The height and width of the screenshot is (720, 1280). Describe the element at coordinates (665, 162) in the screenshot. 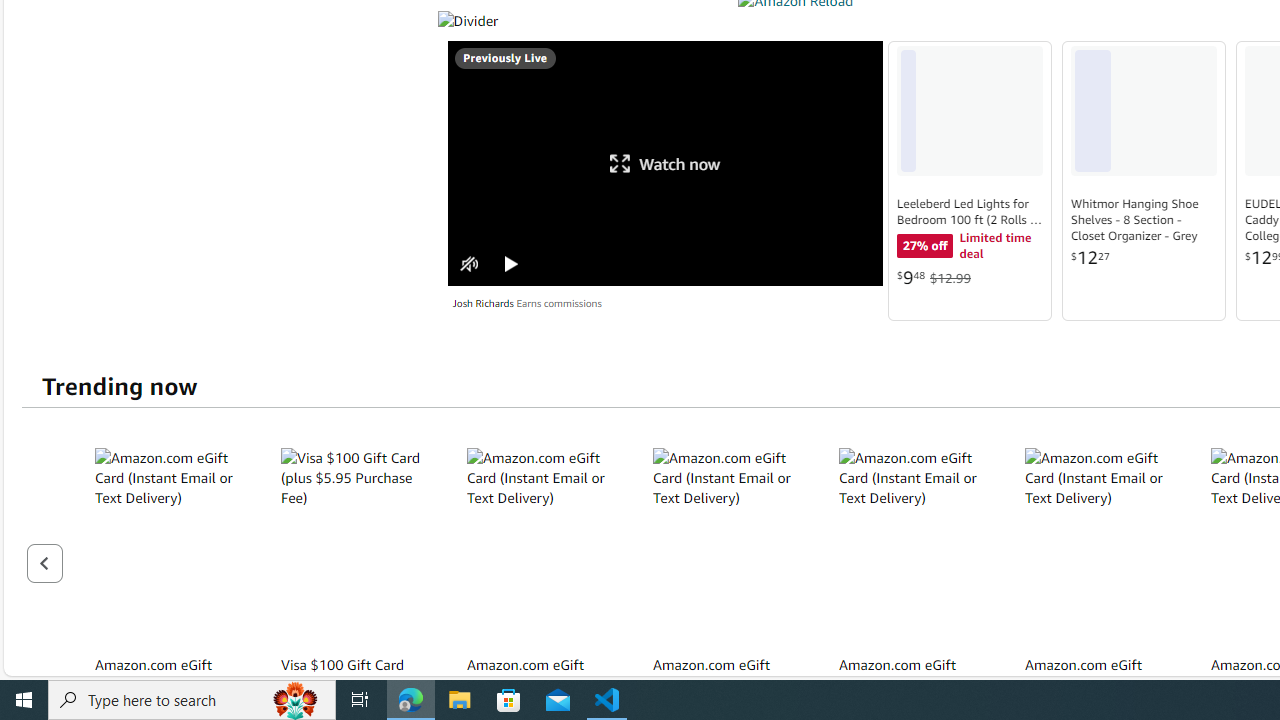

I see `'Tap Watch now to see broadcast in immersive view'` at that location.